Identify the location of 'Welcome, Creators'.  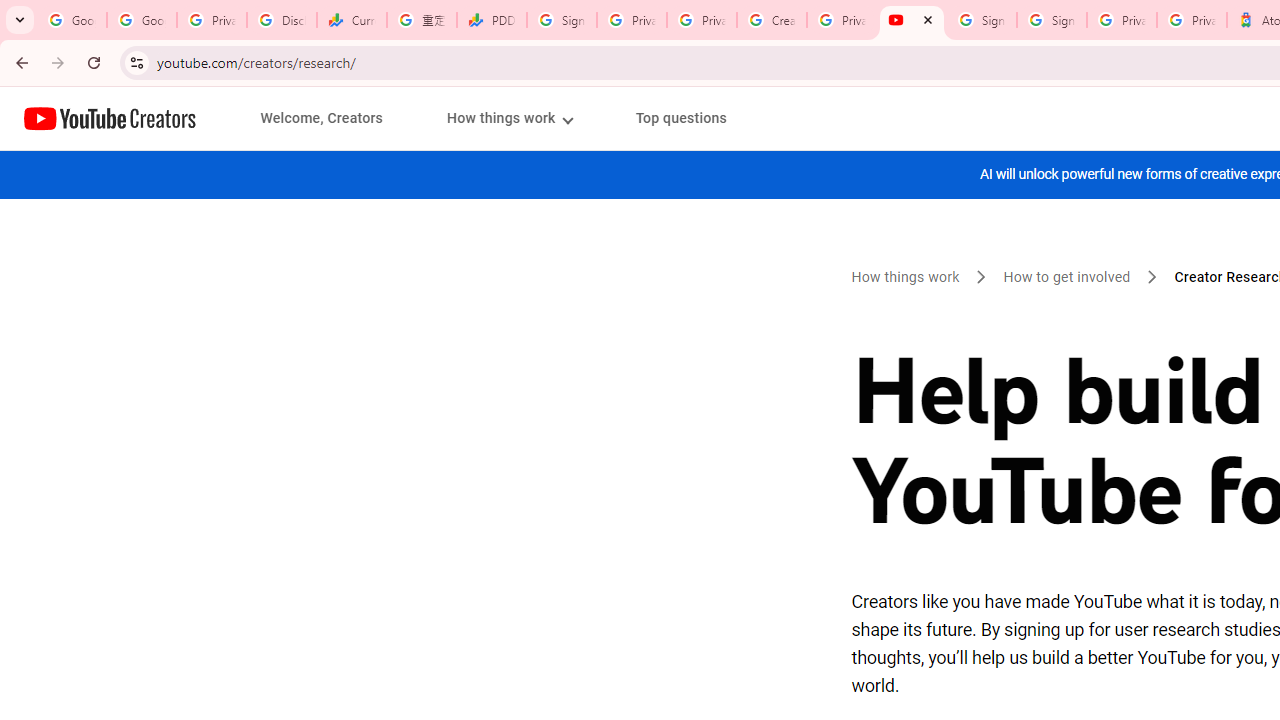
(321, 118).